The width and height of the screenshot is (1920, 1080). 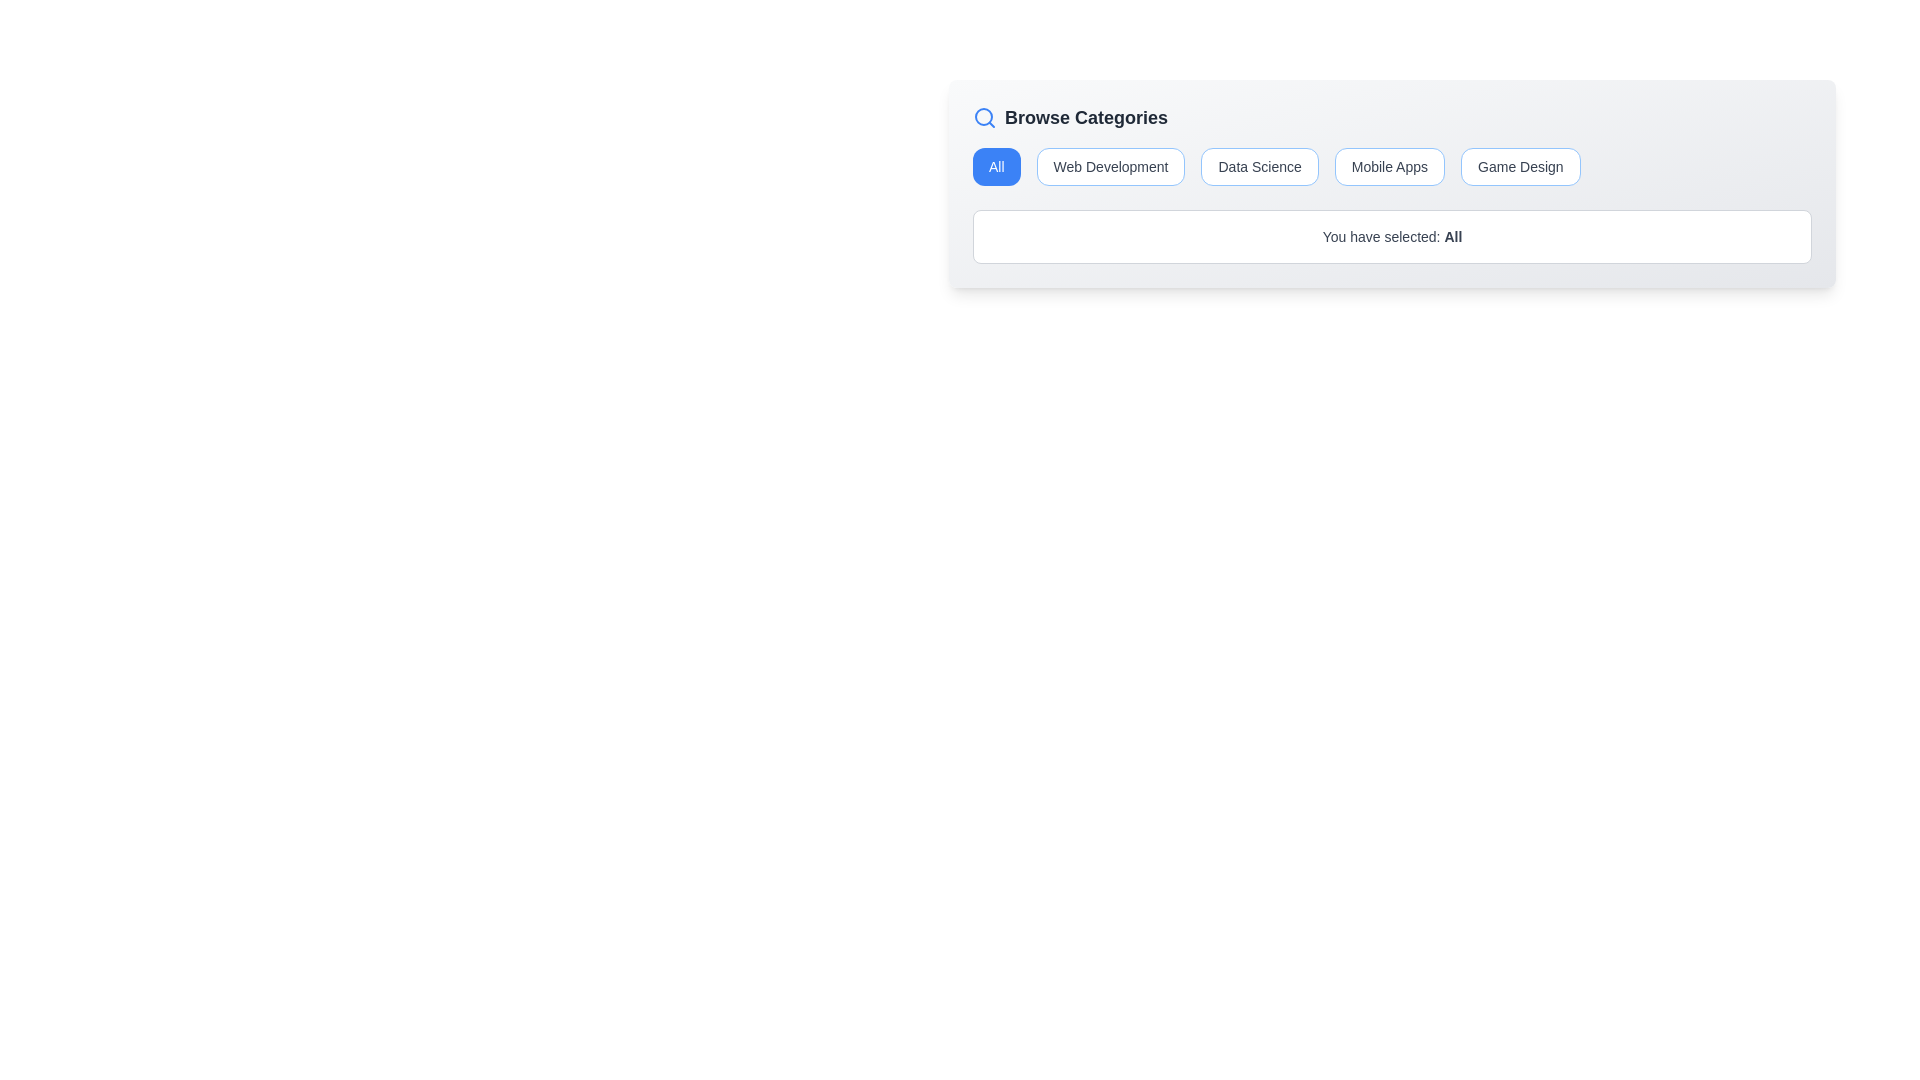 I want to click on the small circular SVG element that is part of the search icon within the 'Browse Categories' panel, which is identified by its class 'lucide lucide-search', so click(x=983, y=116).